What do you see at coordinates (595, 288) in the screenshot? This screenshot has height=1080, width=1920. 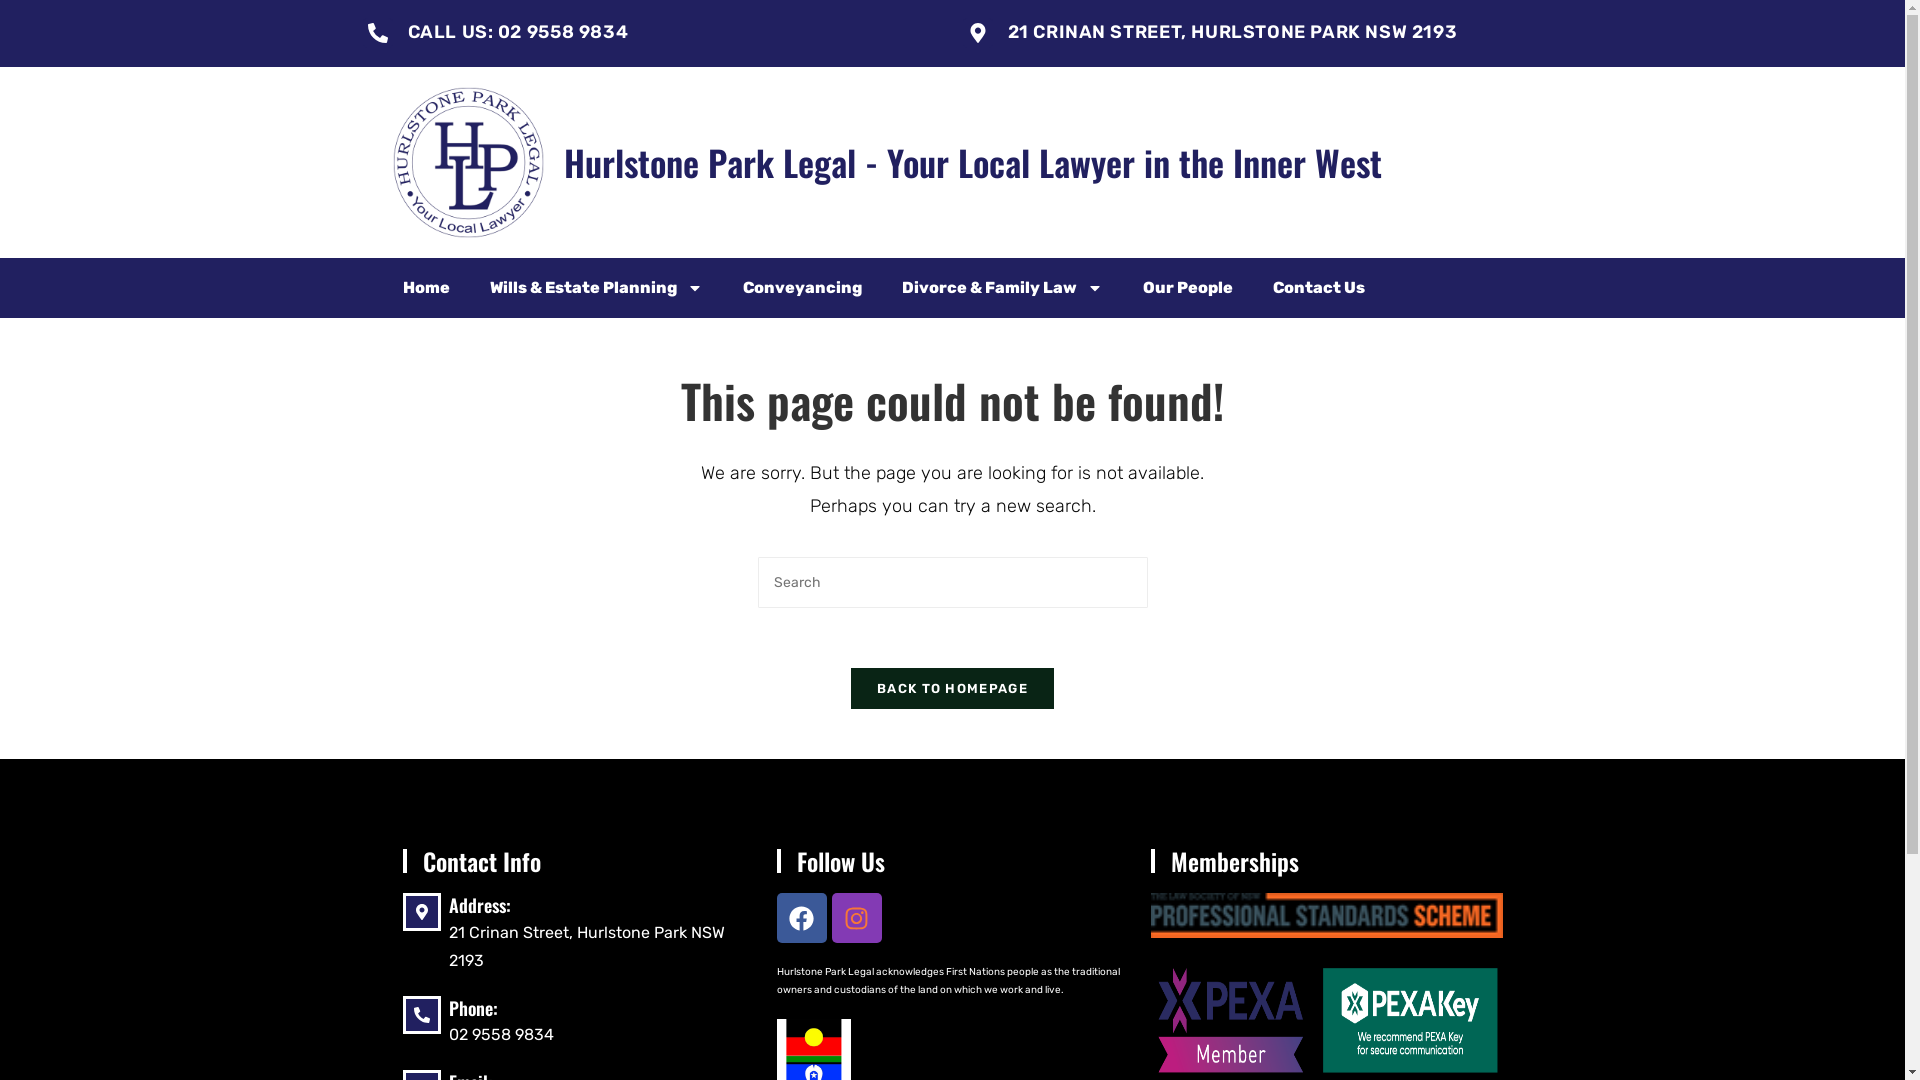 I see `'Wills & Estate Planning'` at bounding box center [595, 288].